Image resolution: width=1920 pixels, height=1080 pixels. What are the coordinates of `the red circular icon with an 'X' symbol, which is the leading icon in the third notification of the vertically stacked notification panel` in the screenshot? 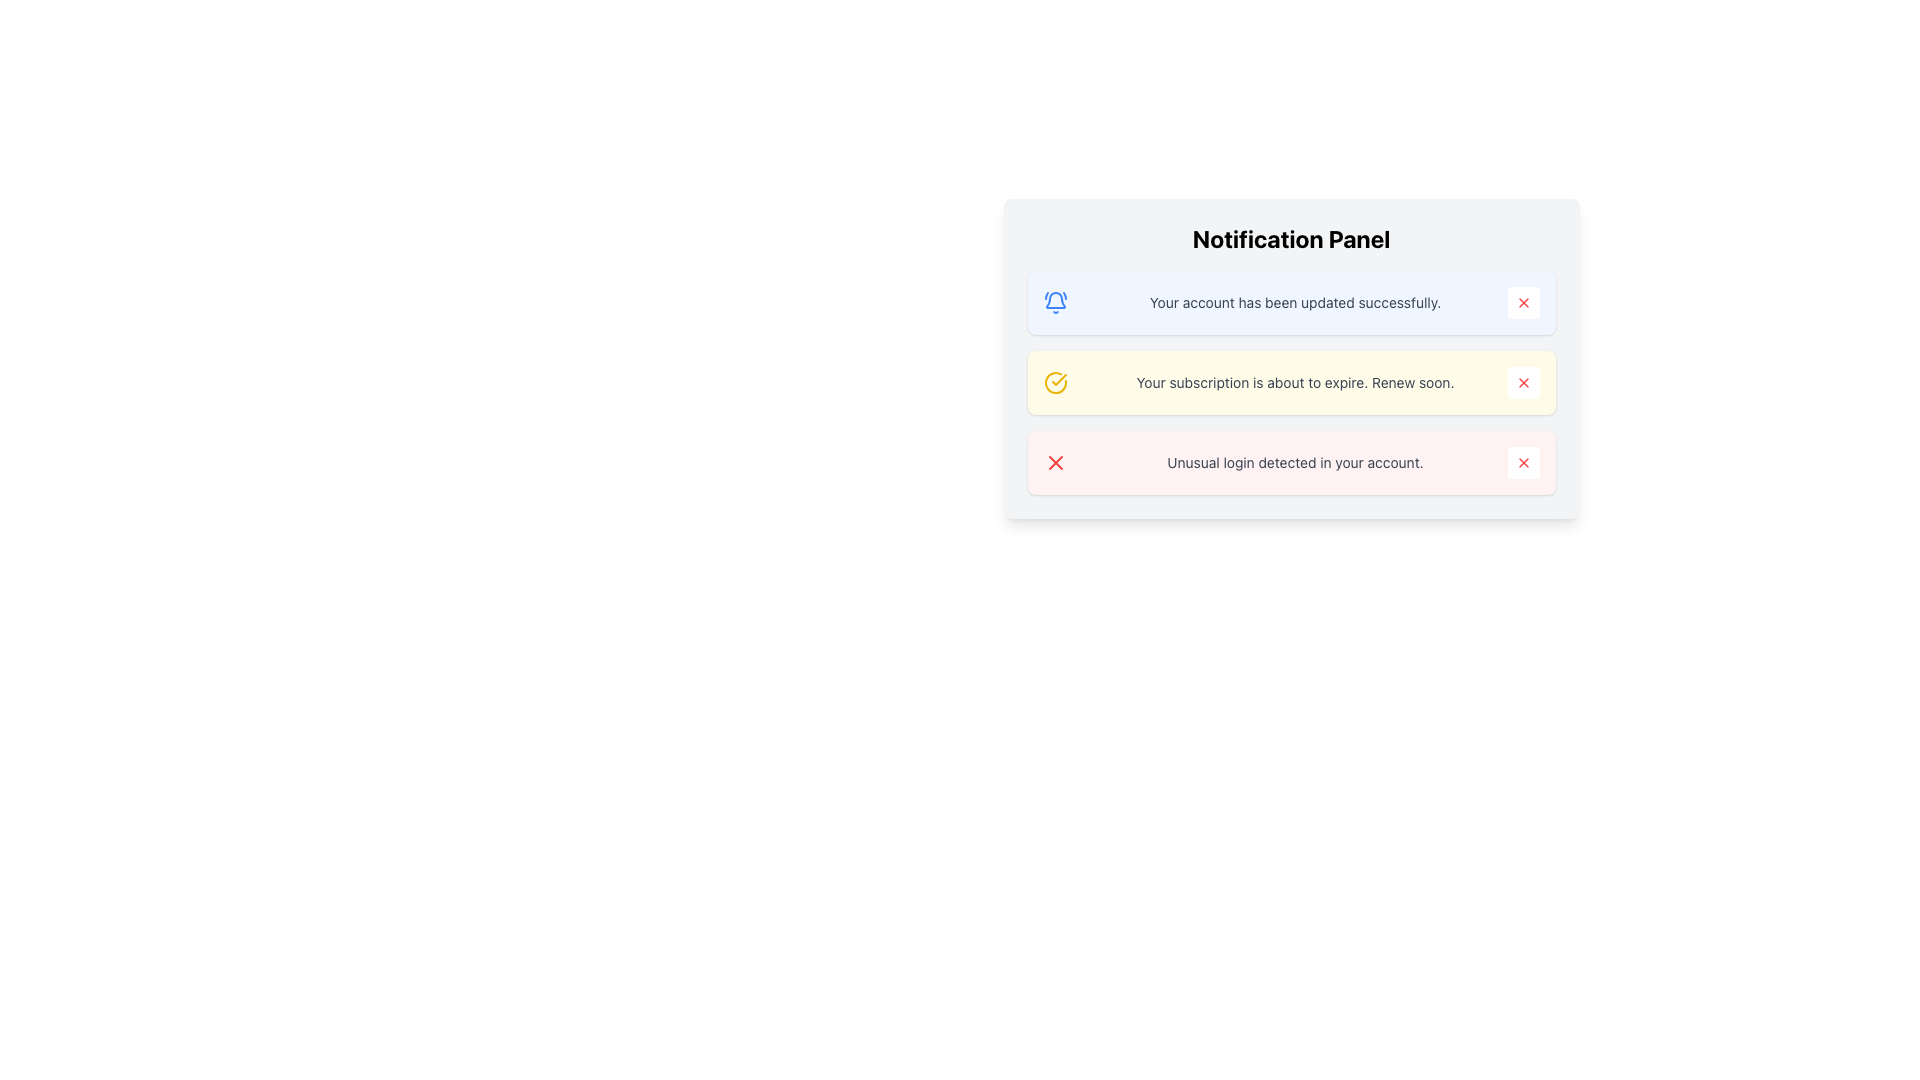 It's located at (1054, 462).